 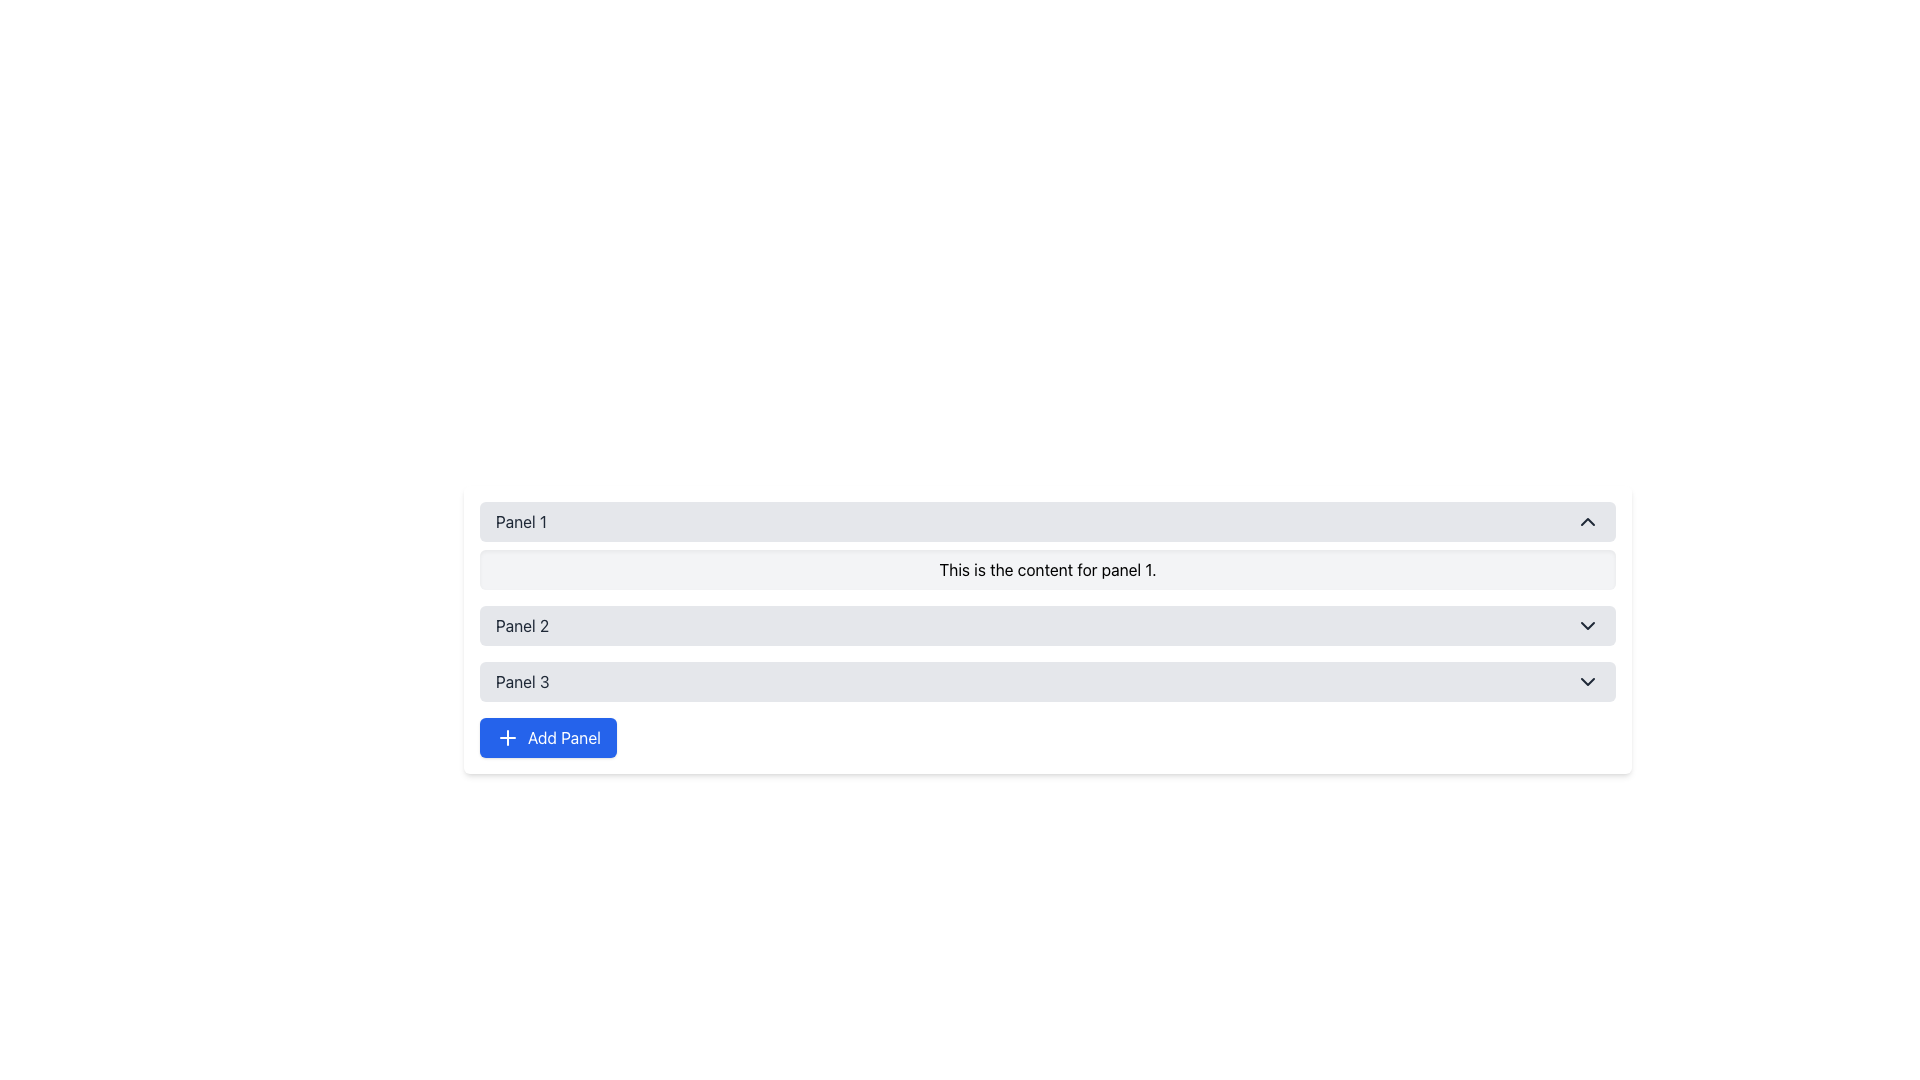 I want to click on the text label 'Panel 3' to focus on the panel, so click(x=522, y=681).